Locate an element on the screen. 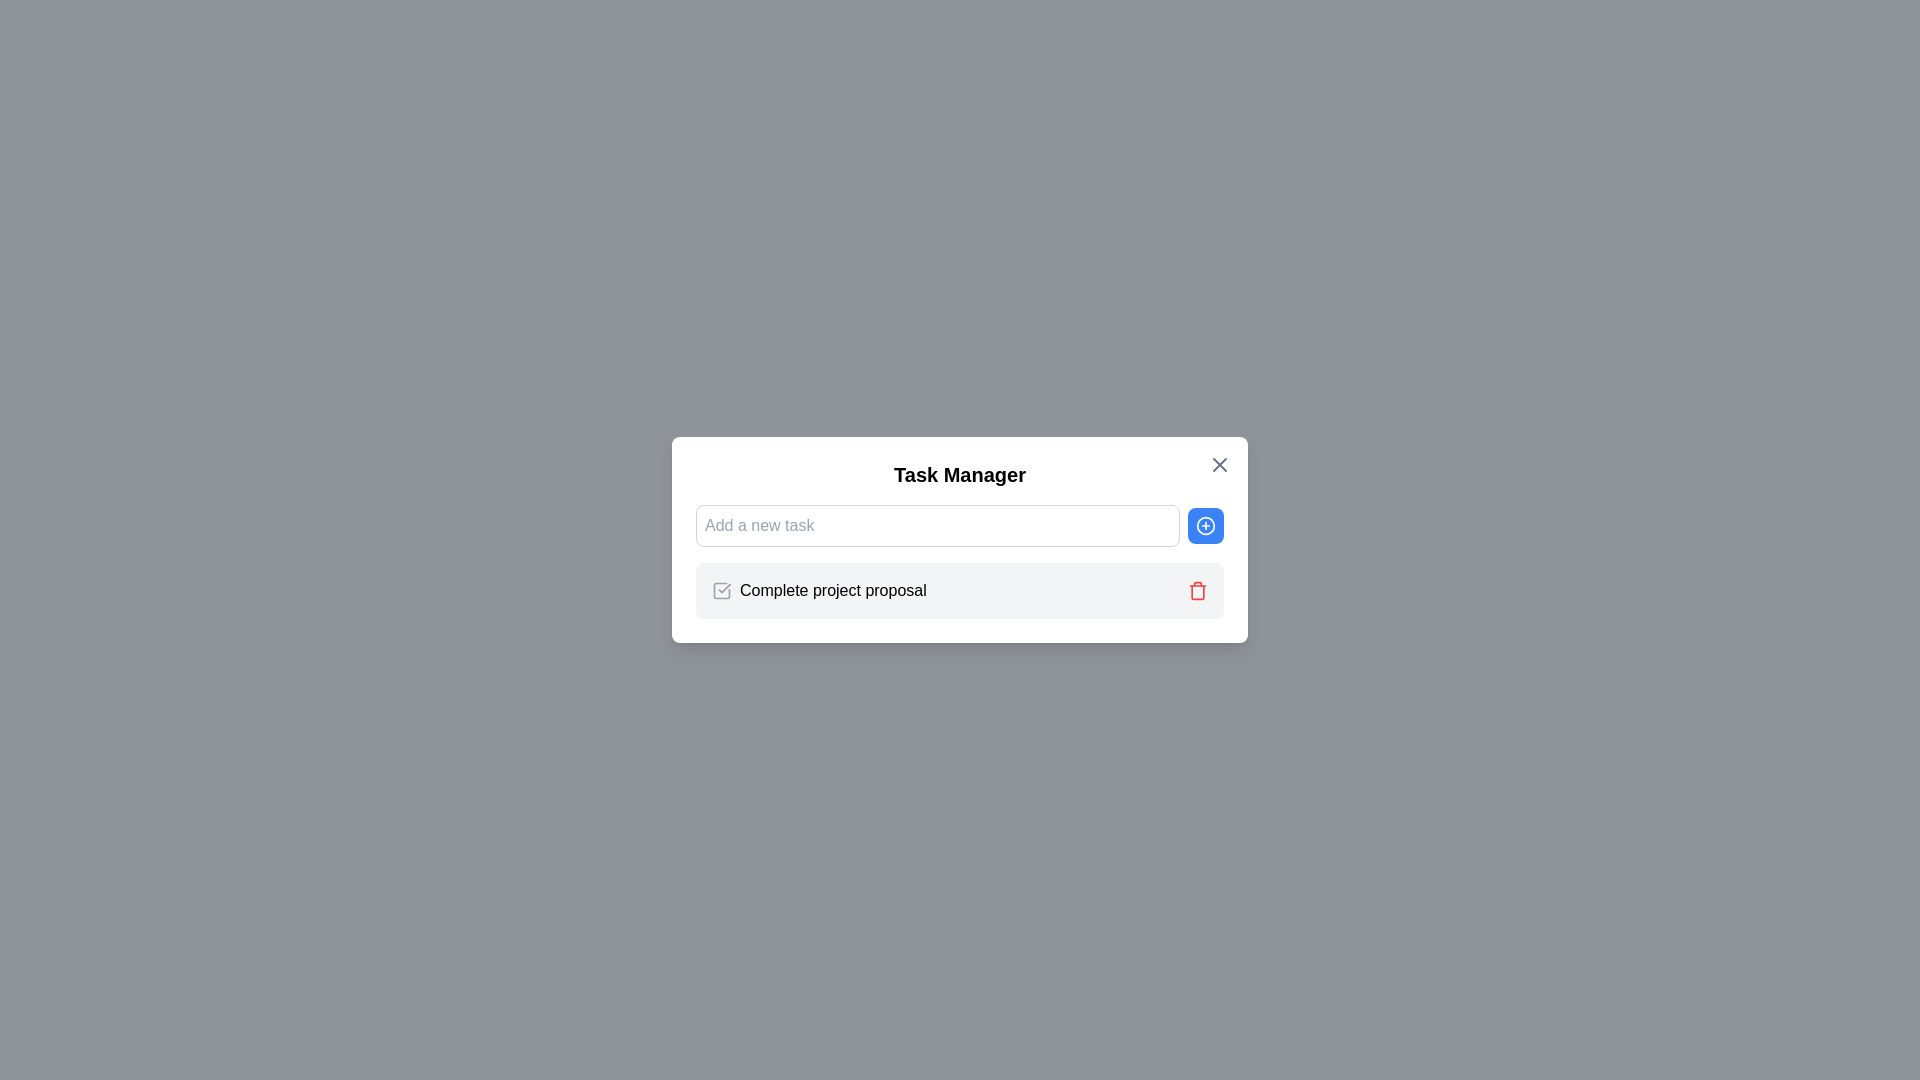  the checkbox styled as a square with a checkmark inside, which is positioned to the left of the 'Complete project proposal' label in the Task Manager interface is located at coordinates (720, 589).